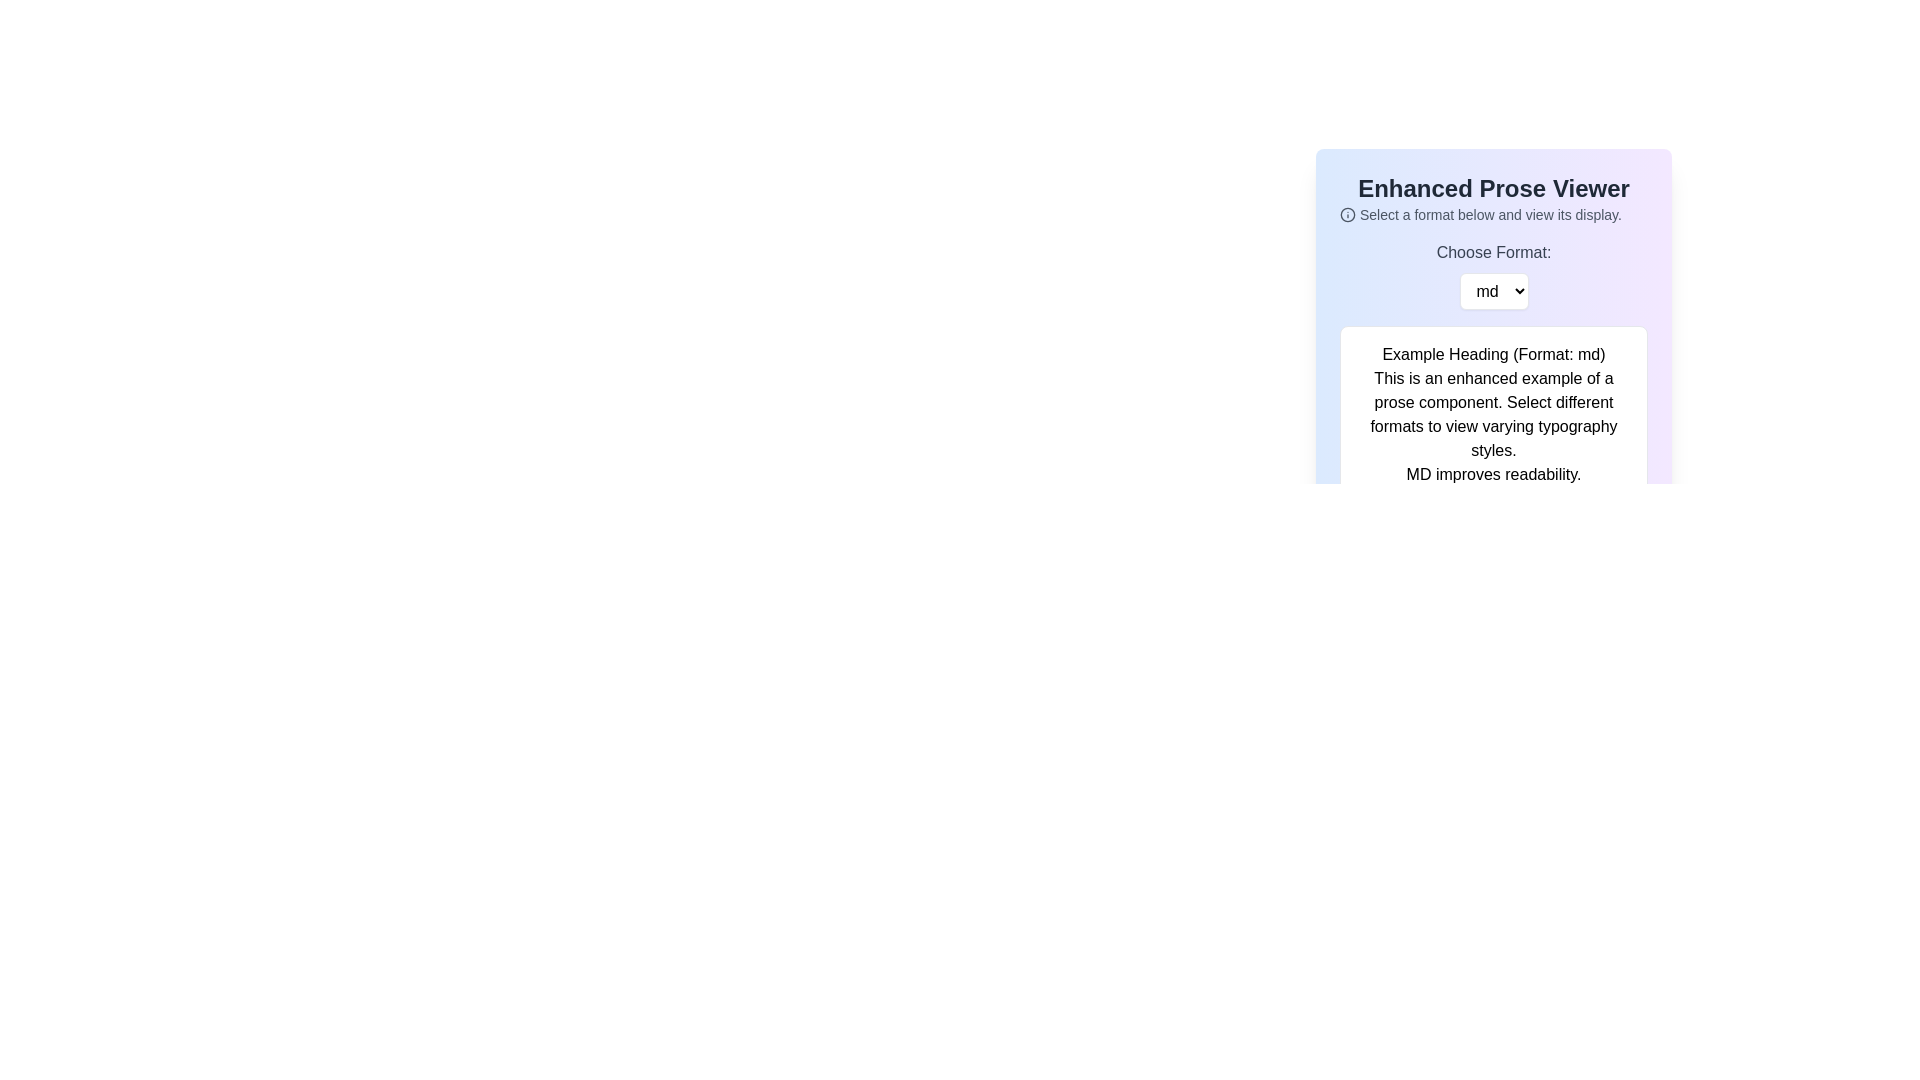 This screenshot has height=1080, width=1920. I want to click on the dropdown menu labeled 'Choose Format:', so click(1493, 304).